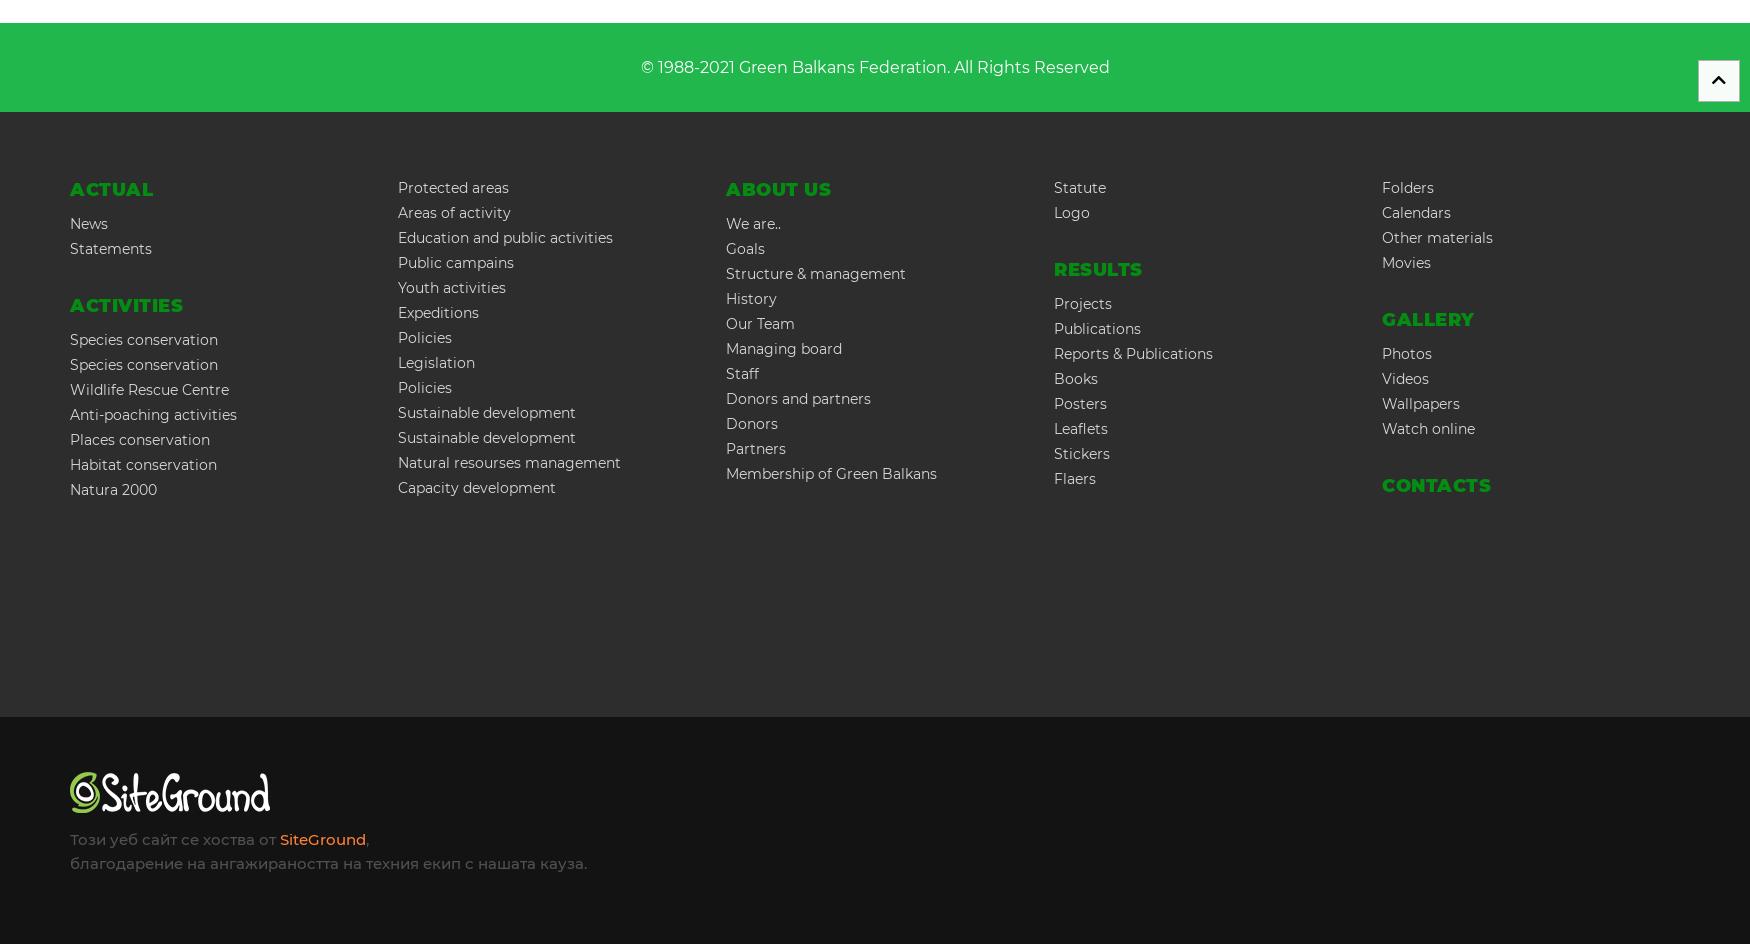 This screenshot has width=1750, height=944. Describe the element at coordinates (752, 223) in the screenshot. I see `'We are..'` at that location.